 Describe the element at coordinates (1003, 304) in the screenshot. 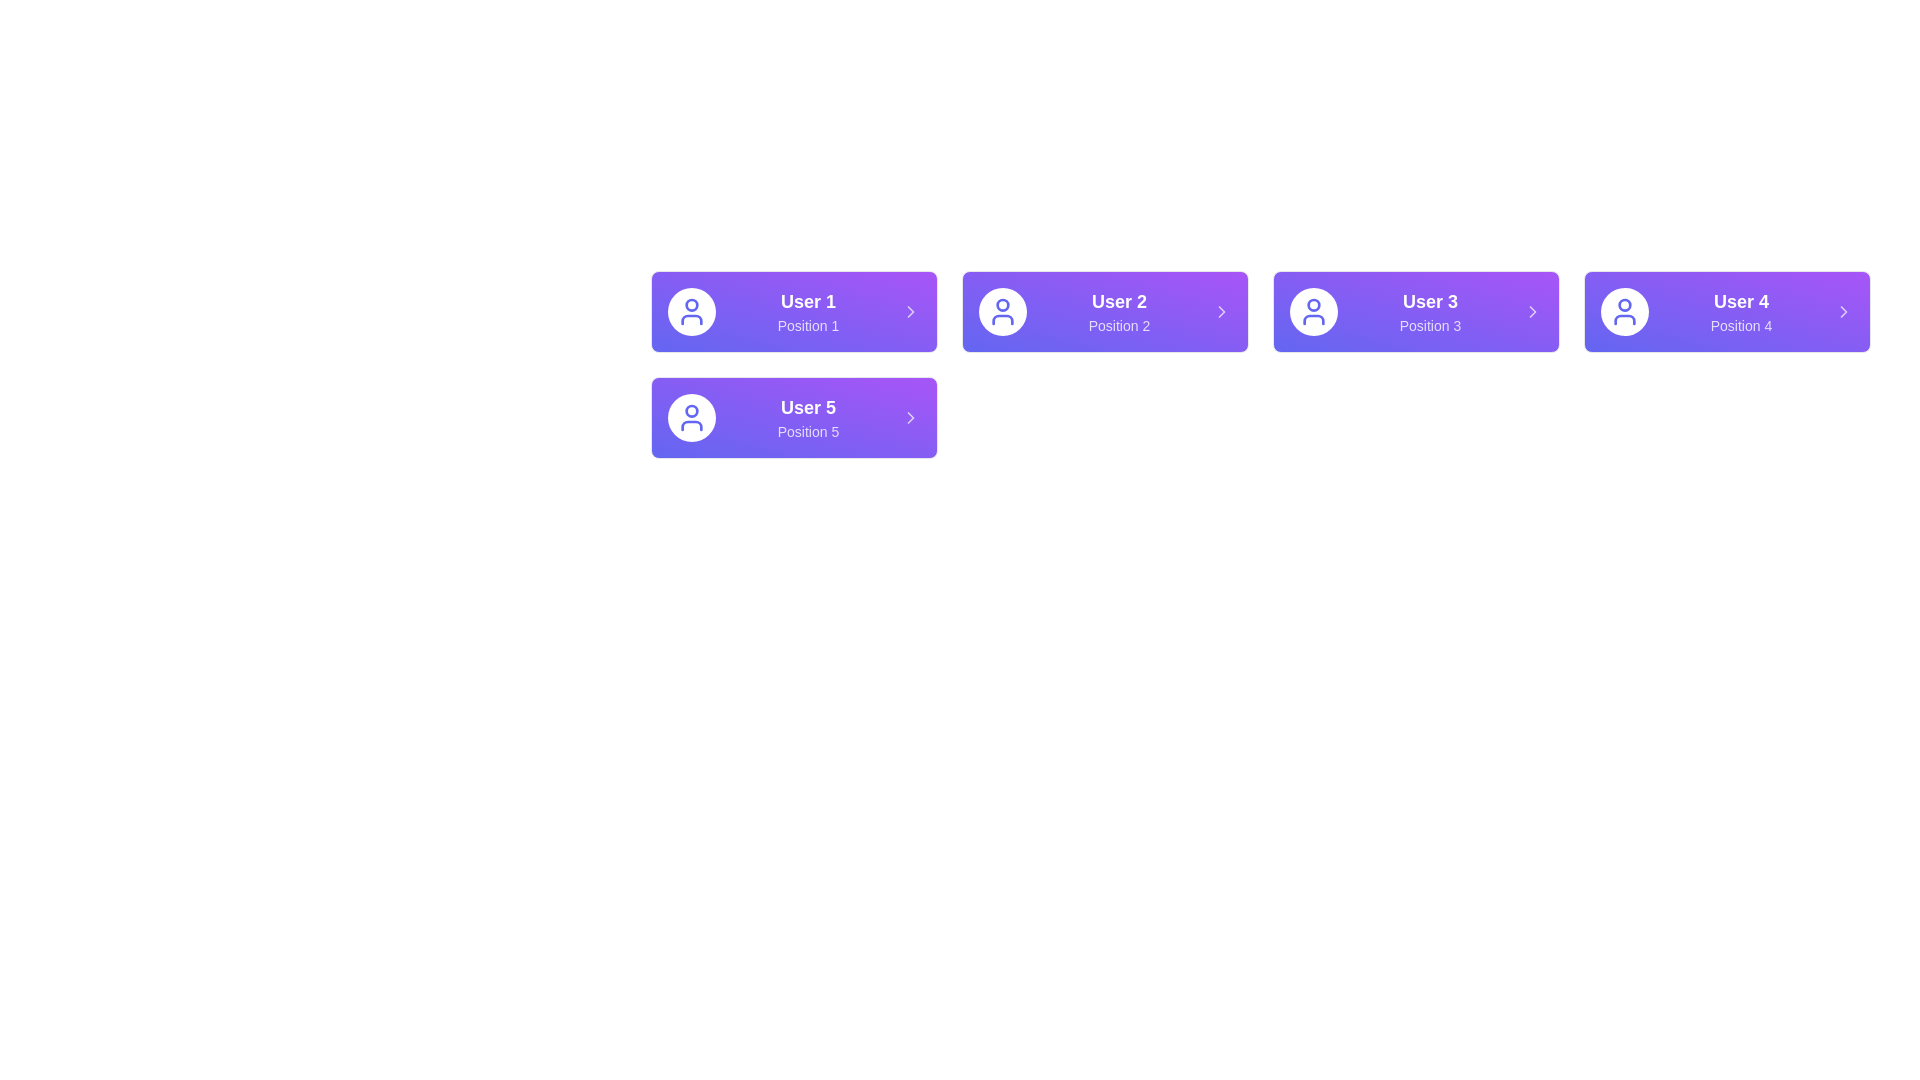

I see `the innermost circle of the user icon in the second box titled 'User 2, Position 2', which is visually centered near the top of the avatar icon` at that location.